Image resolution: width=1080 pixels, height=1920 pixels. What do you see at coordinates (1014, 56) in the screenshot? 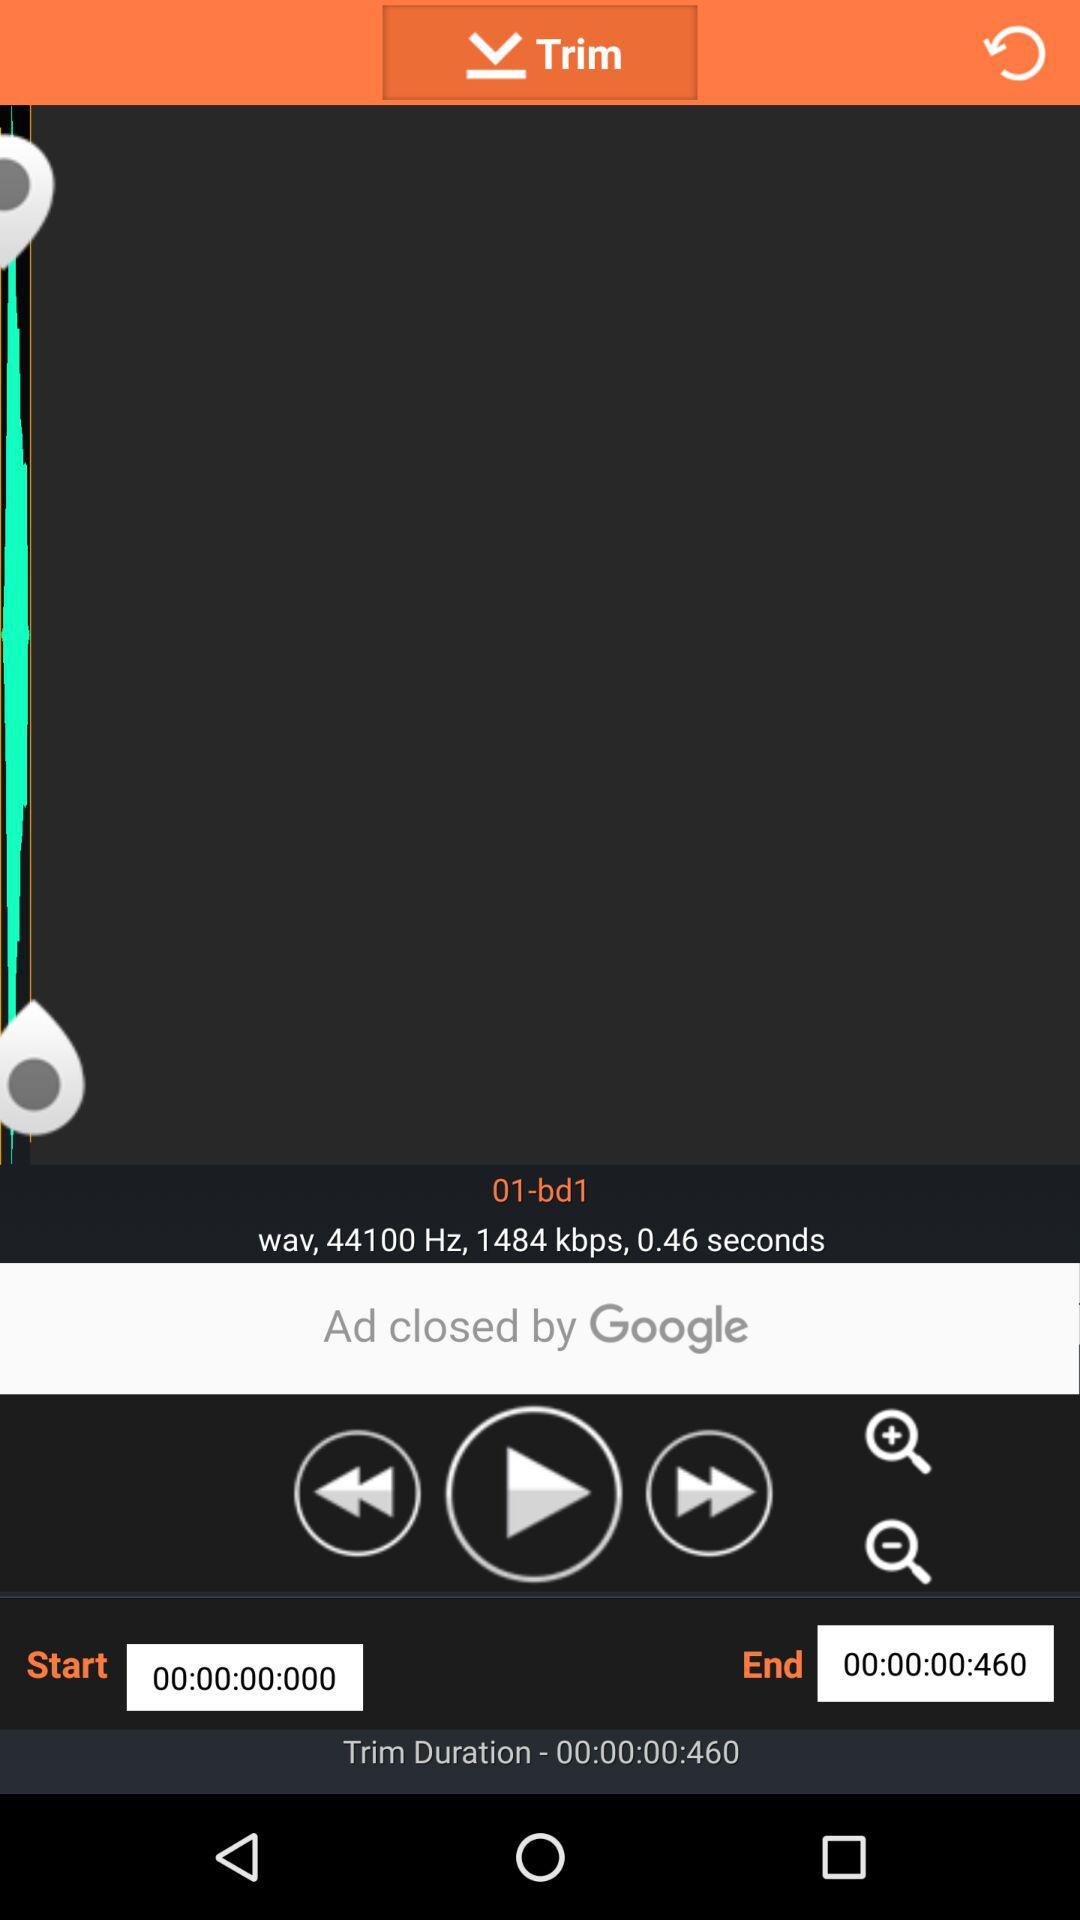
I see `the refresh icon` at bounding box center [1014, 56].